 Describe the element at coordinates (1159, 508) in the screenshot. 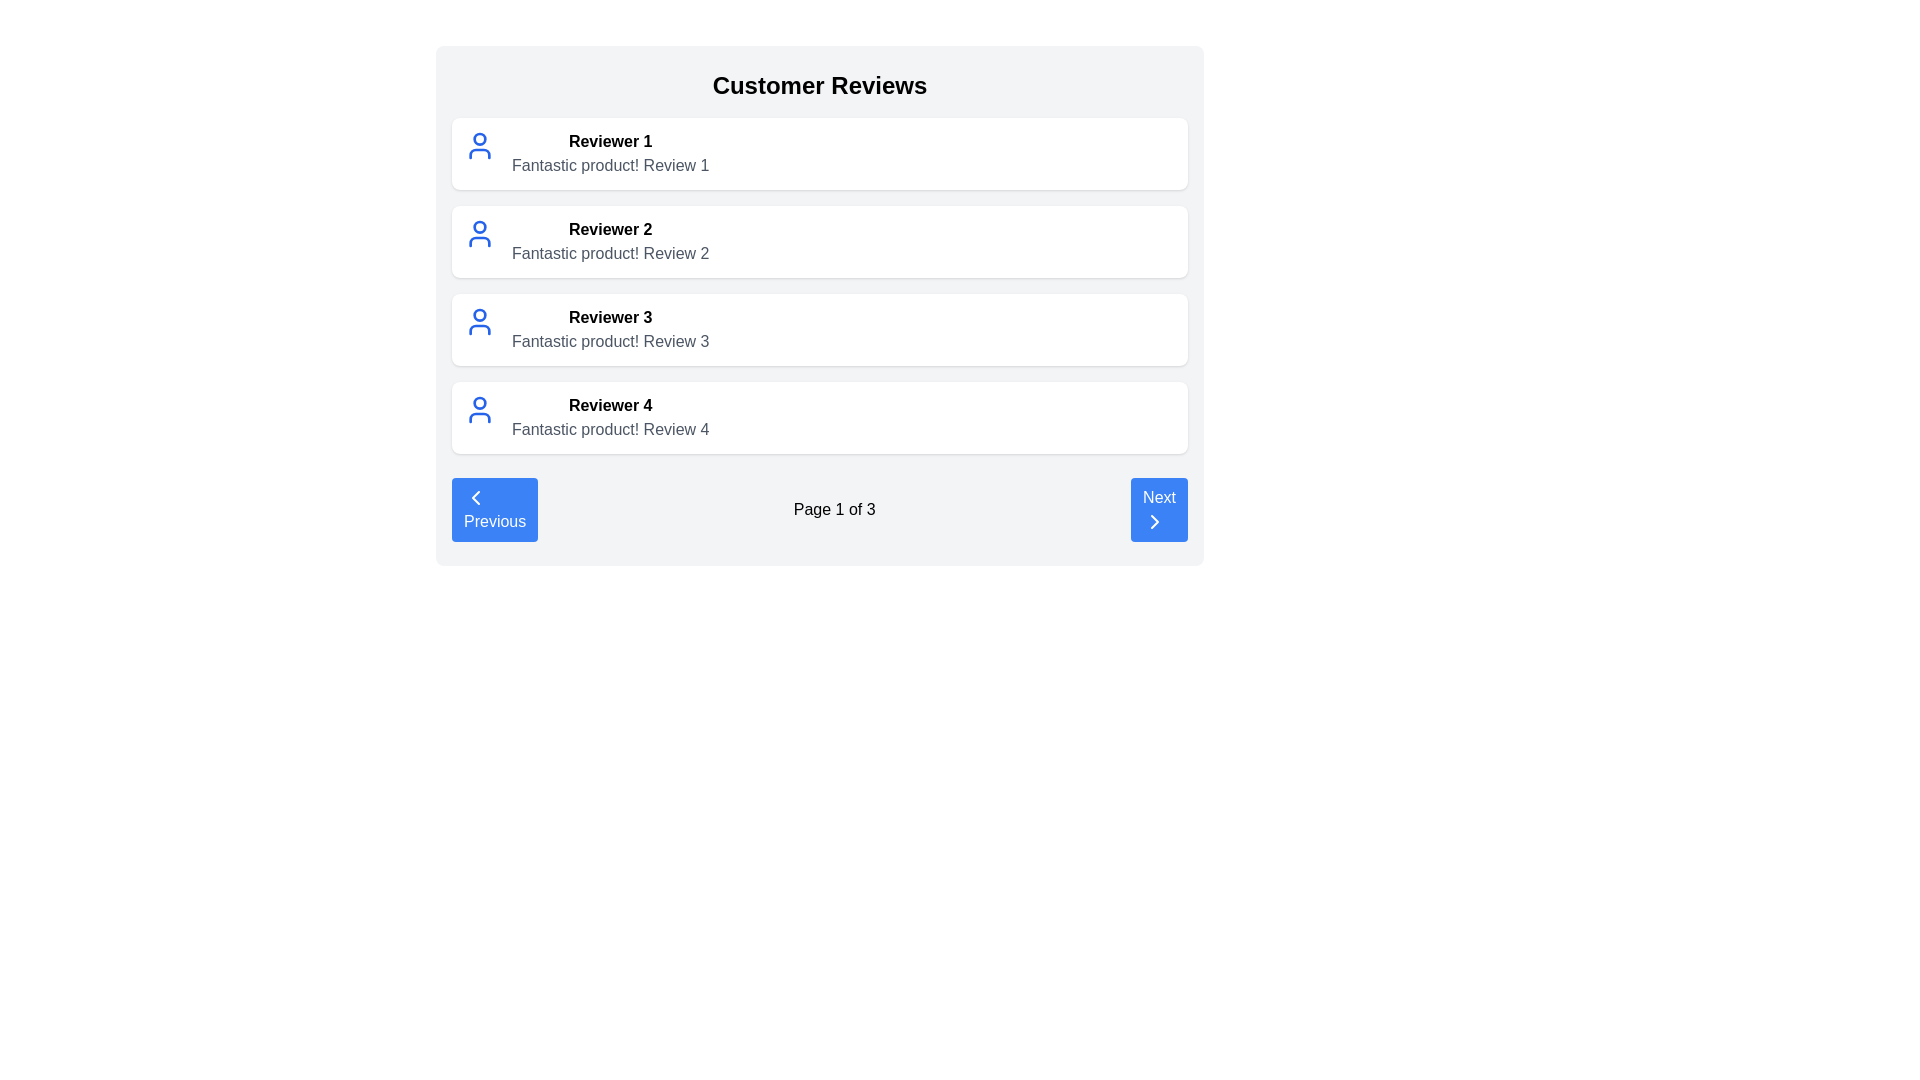

I see `the 'Next' button located at the bottom-right corner of the interface` at that location.